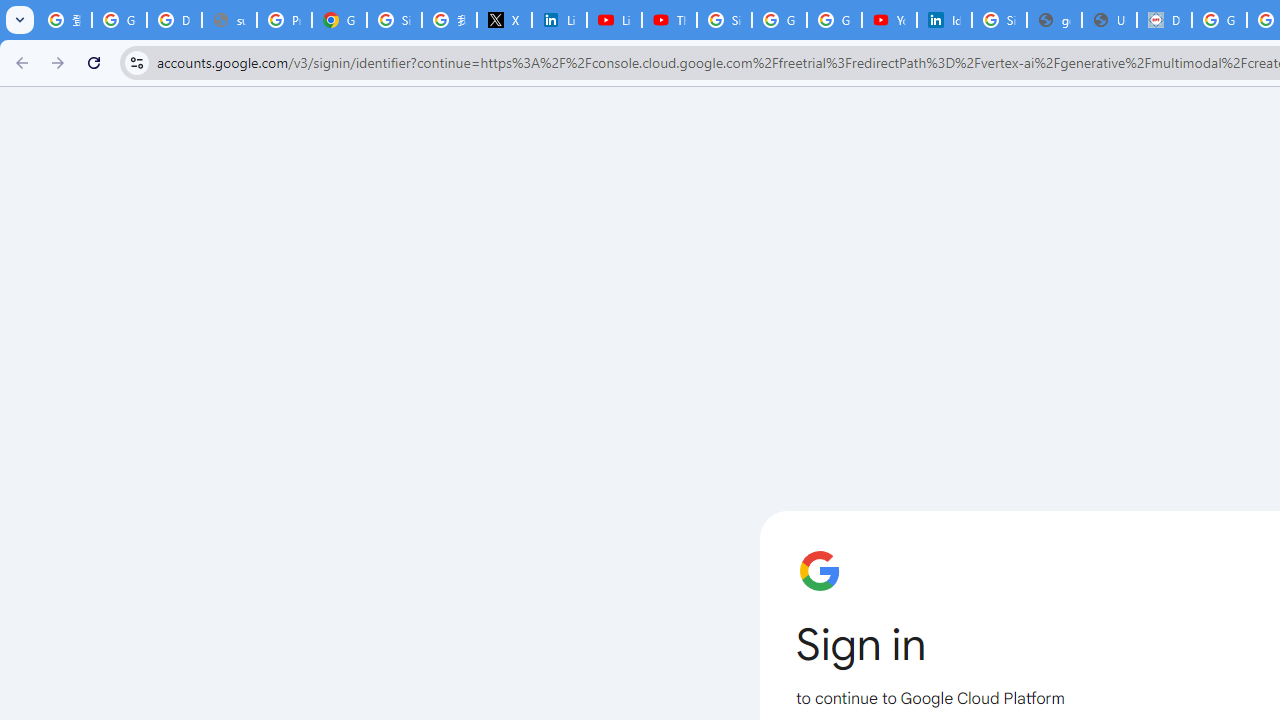 This screenshot has height=720, width=1280. What do you see at coordinates (1108, 20) in the screenshot?
I see `'User Details'` at bounding box center [1108, 20].